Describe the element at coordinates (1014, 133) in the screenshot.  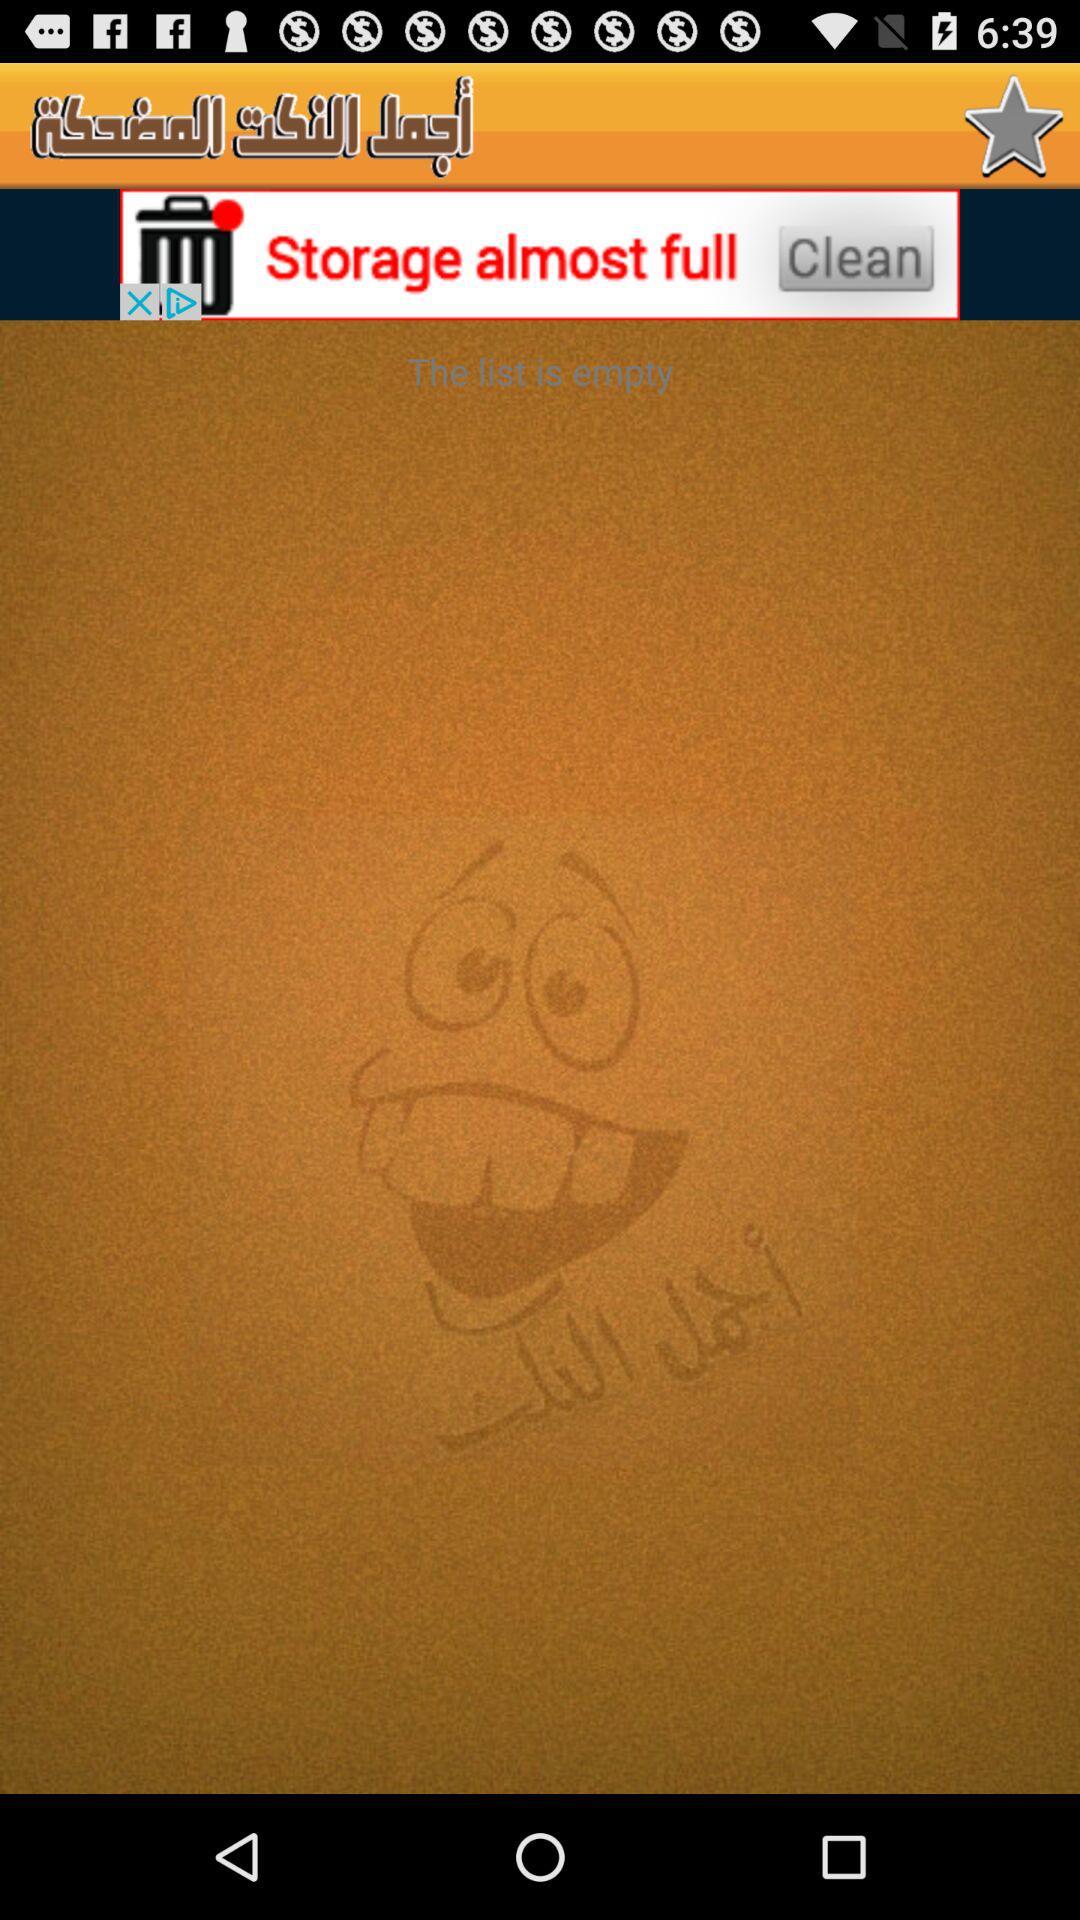
I see `the star icon` at that location.